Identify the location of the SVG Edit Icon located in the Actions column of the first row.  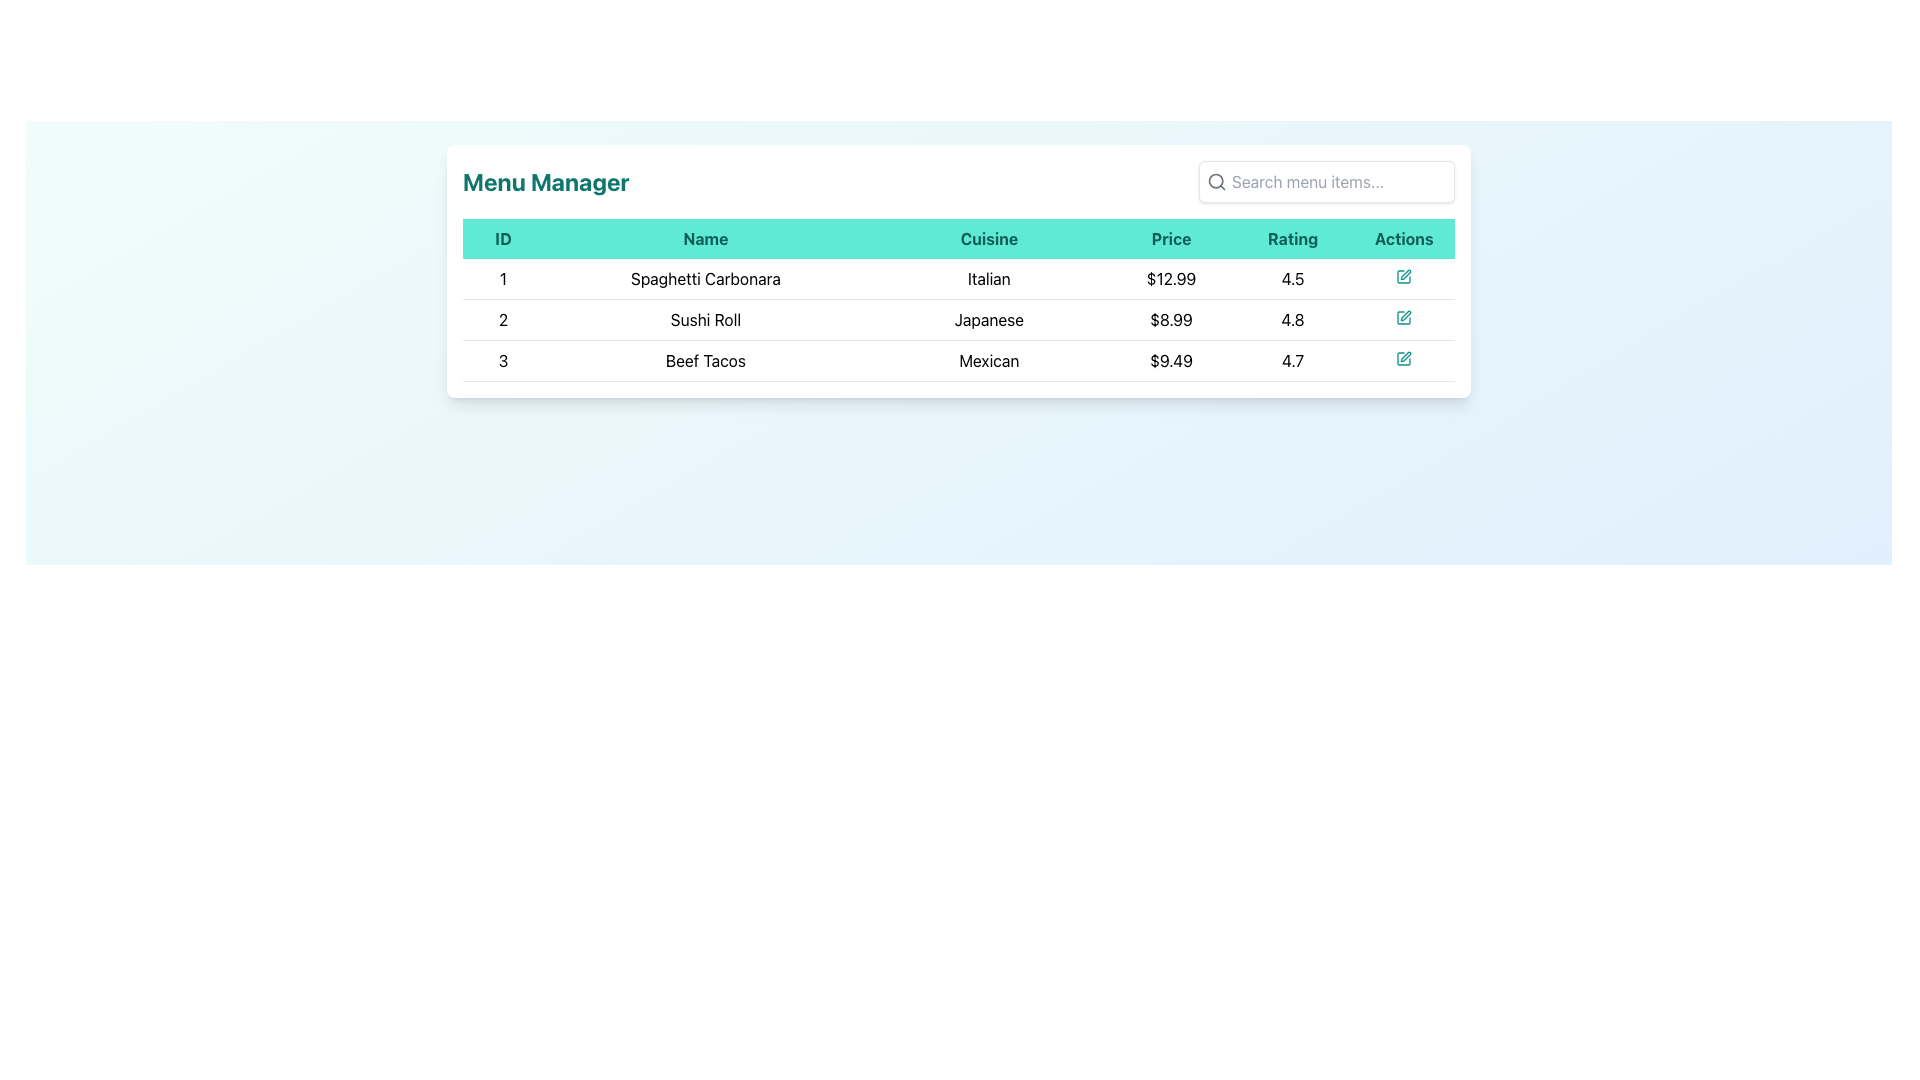
(1405, 274).